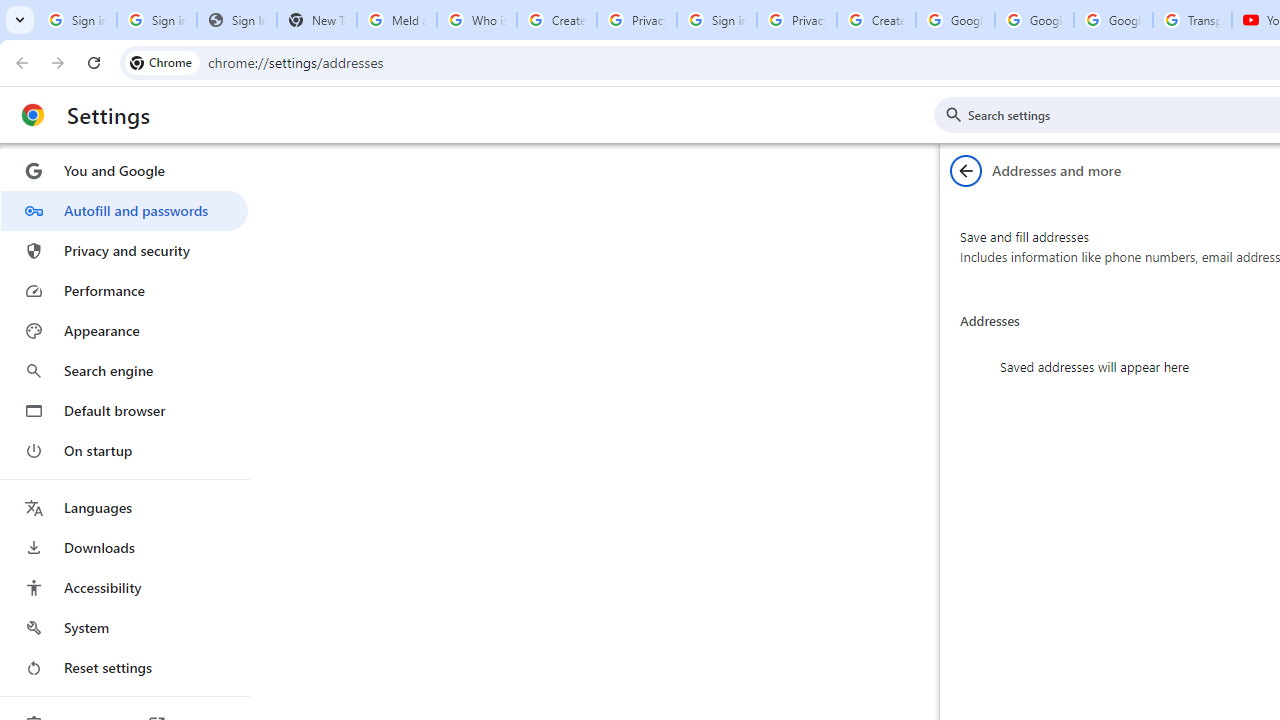 This screenshot has width=1280, height=720. I want to click on 'Reset settings', so click(123, 668).